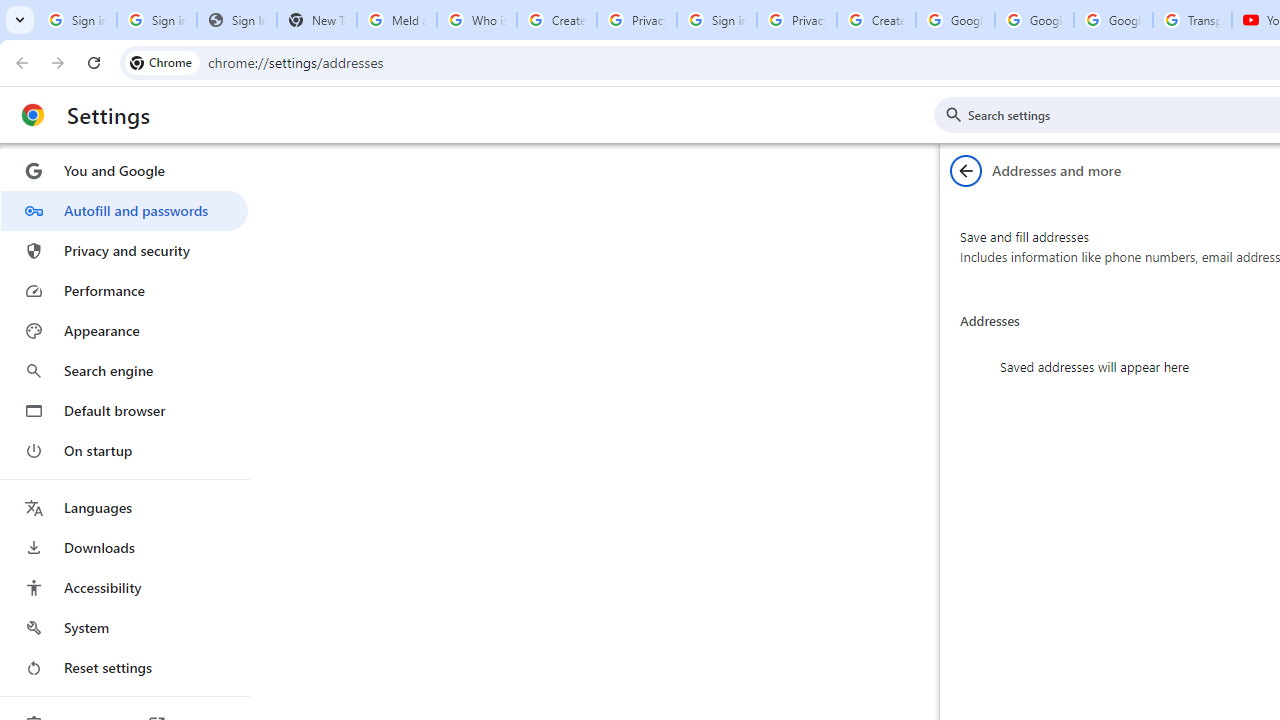 This screenshot has width=1280, height=720. I want to click on 'Reset settings', so click(123, 668).